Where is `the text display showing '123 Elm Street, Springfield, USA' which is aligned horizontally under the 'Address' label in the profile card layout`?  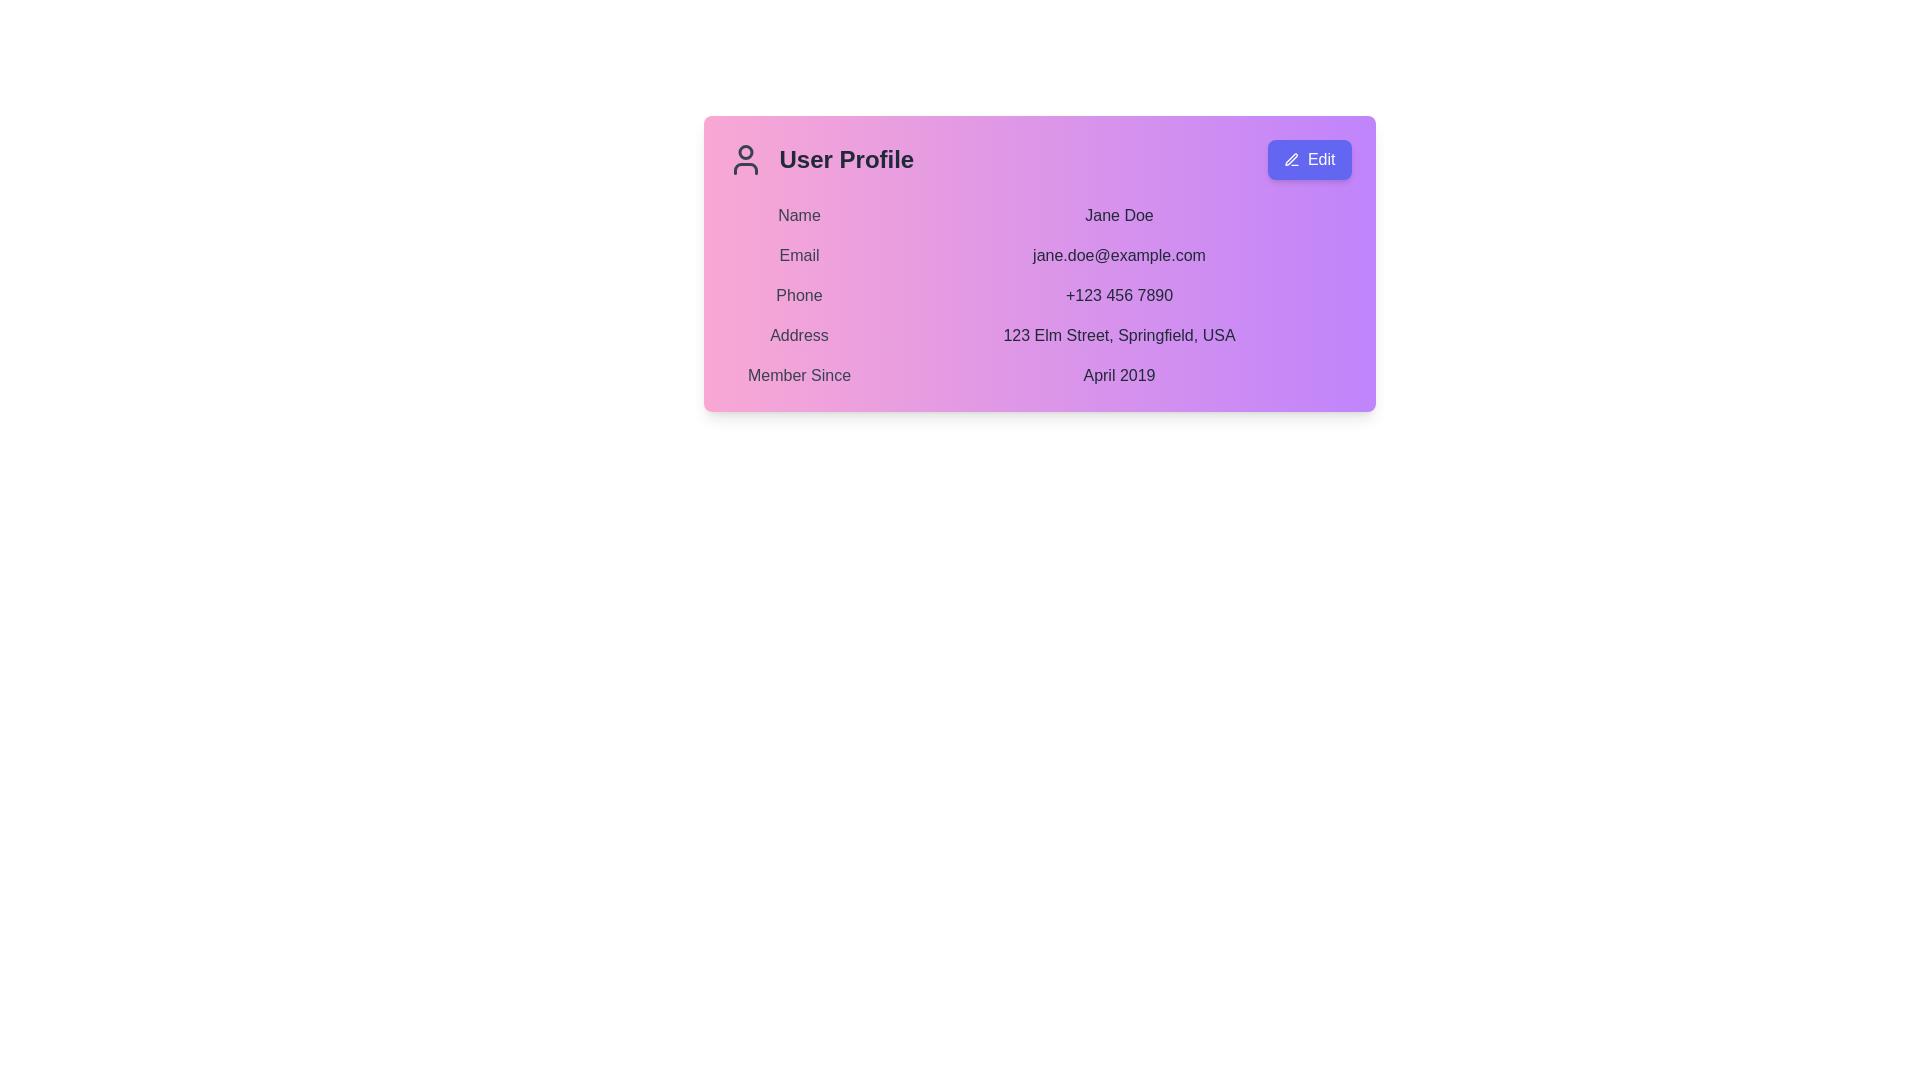 the text display showing '123 Elm Street, Springfield, USA' which is aligned horizontally under the 'Address' label in the profile card layout is located at coordinates (1118, 334).